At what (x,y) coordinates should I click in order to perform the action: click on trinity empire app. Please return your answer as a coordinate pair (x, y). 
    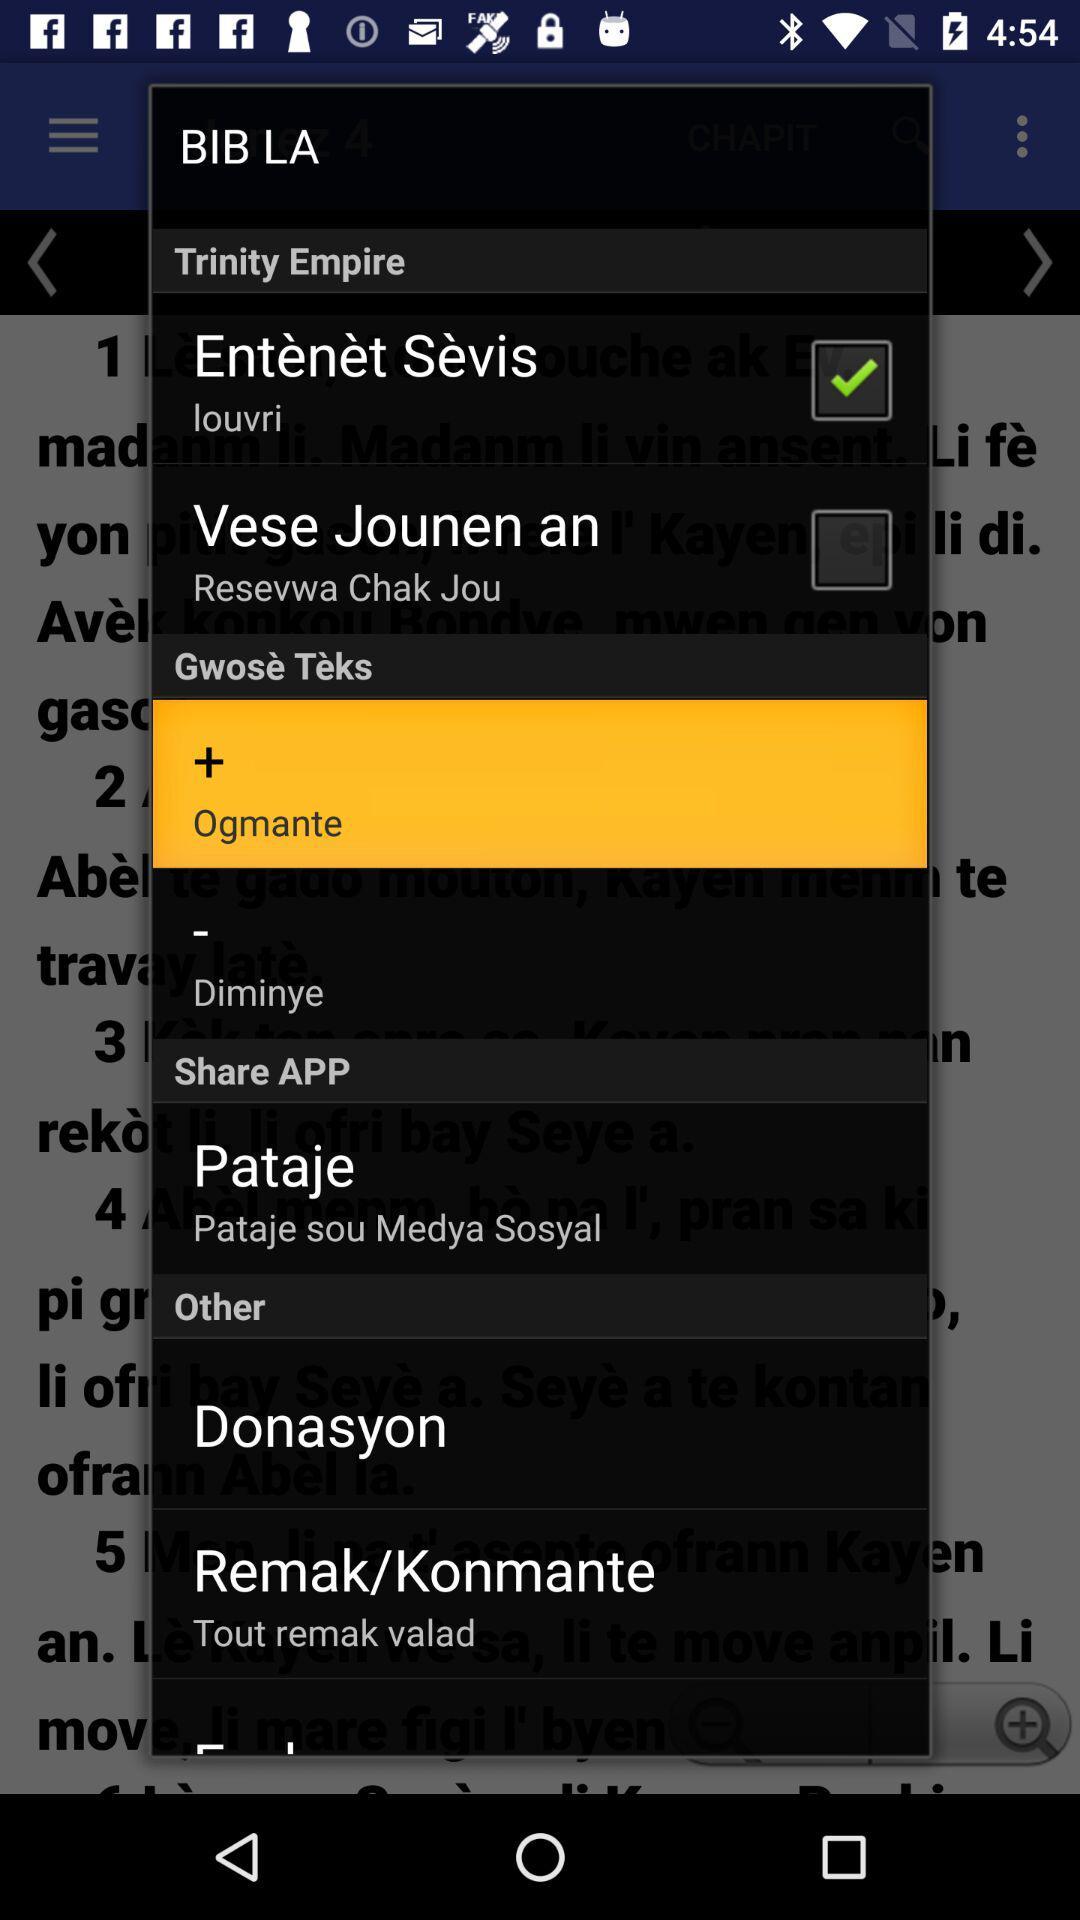
    Looking at the image, I should click on (540, 259).